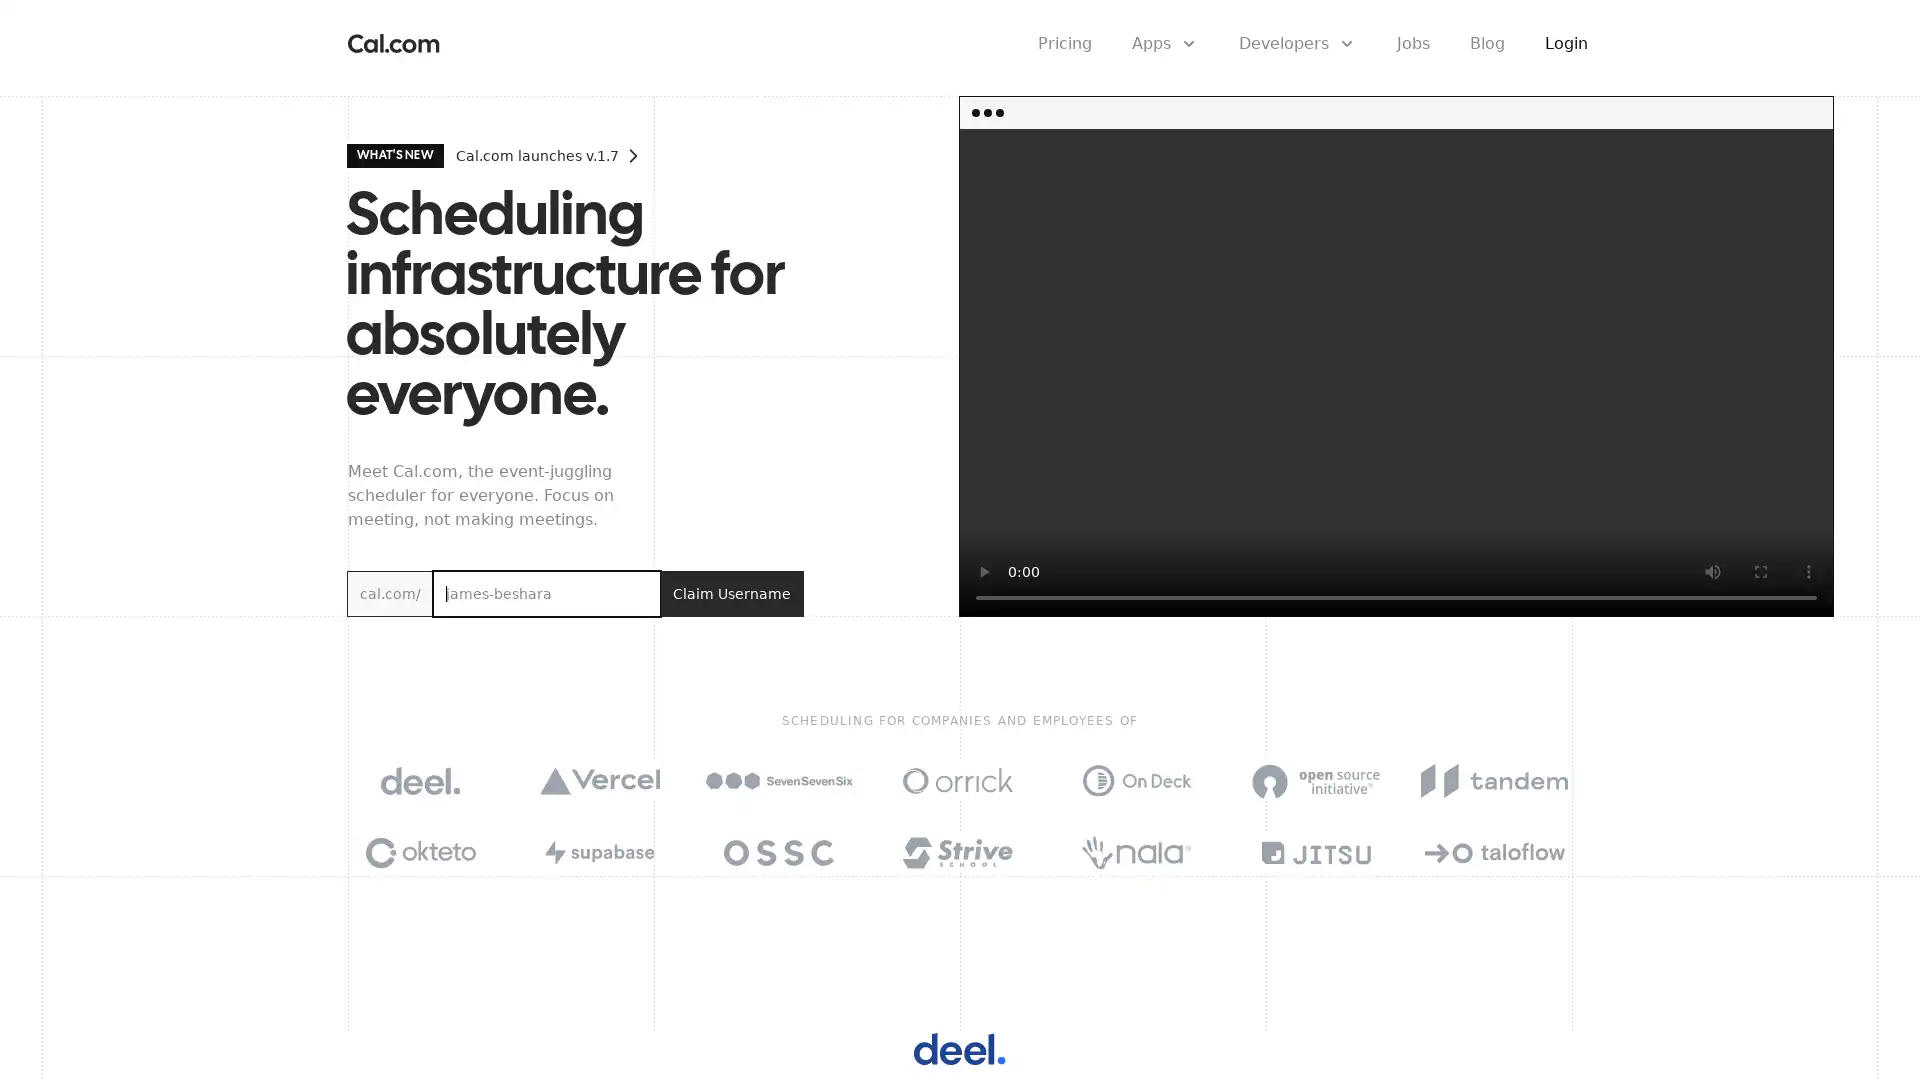 This screenshot has width=1920, height=1080. Describe the element at coordinates (1761, 571) in the screenshot. I see `enter full screen` at that location.